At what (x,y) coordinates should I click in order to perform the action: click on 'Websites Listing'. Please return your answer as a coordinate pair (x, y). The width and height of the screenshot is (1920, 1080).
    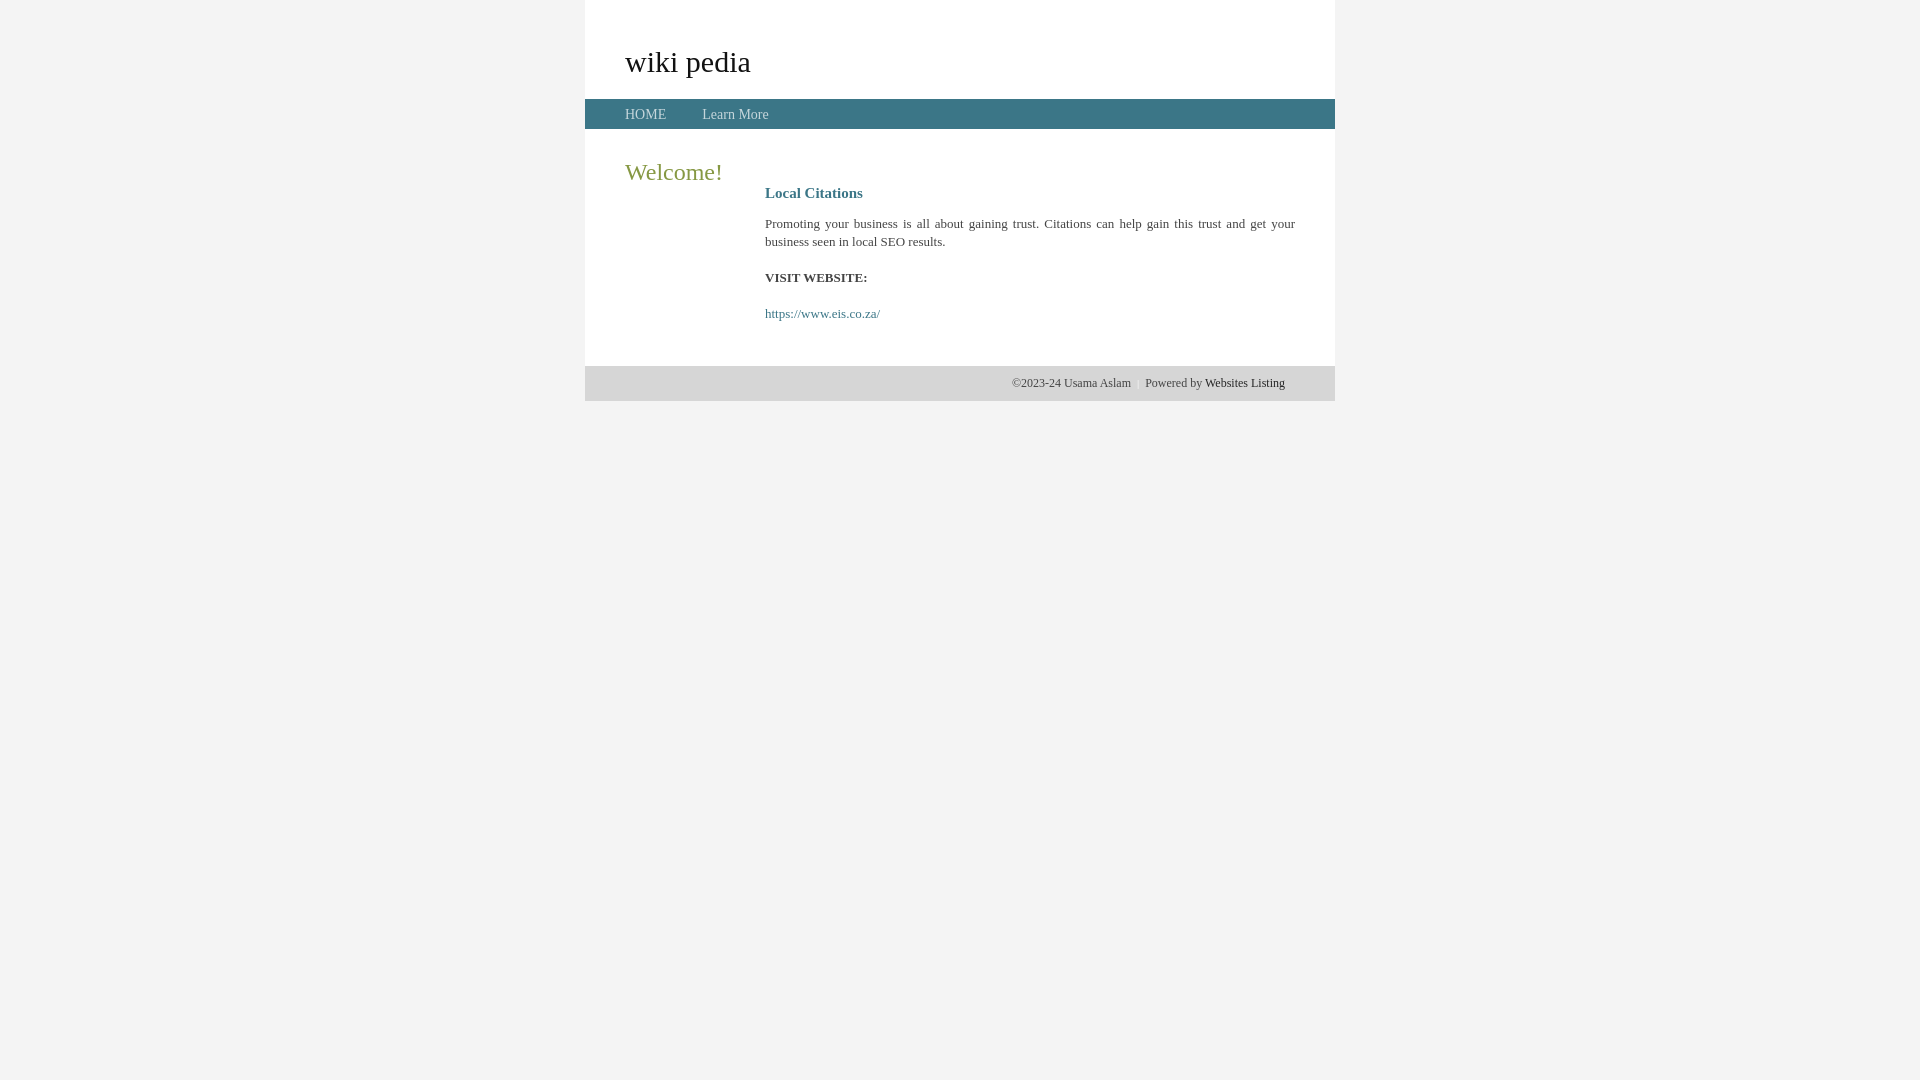
    Looking at the image, I should click on (1243, 382).